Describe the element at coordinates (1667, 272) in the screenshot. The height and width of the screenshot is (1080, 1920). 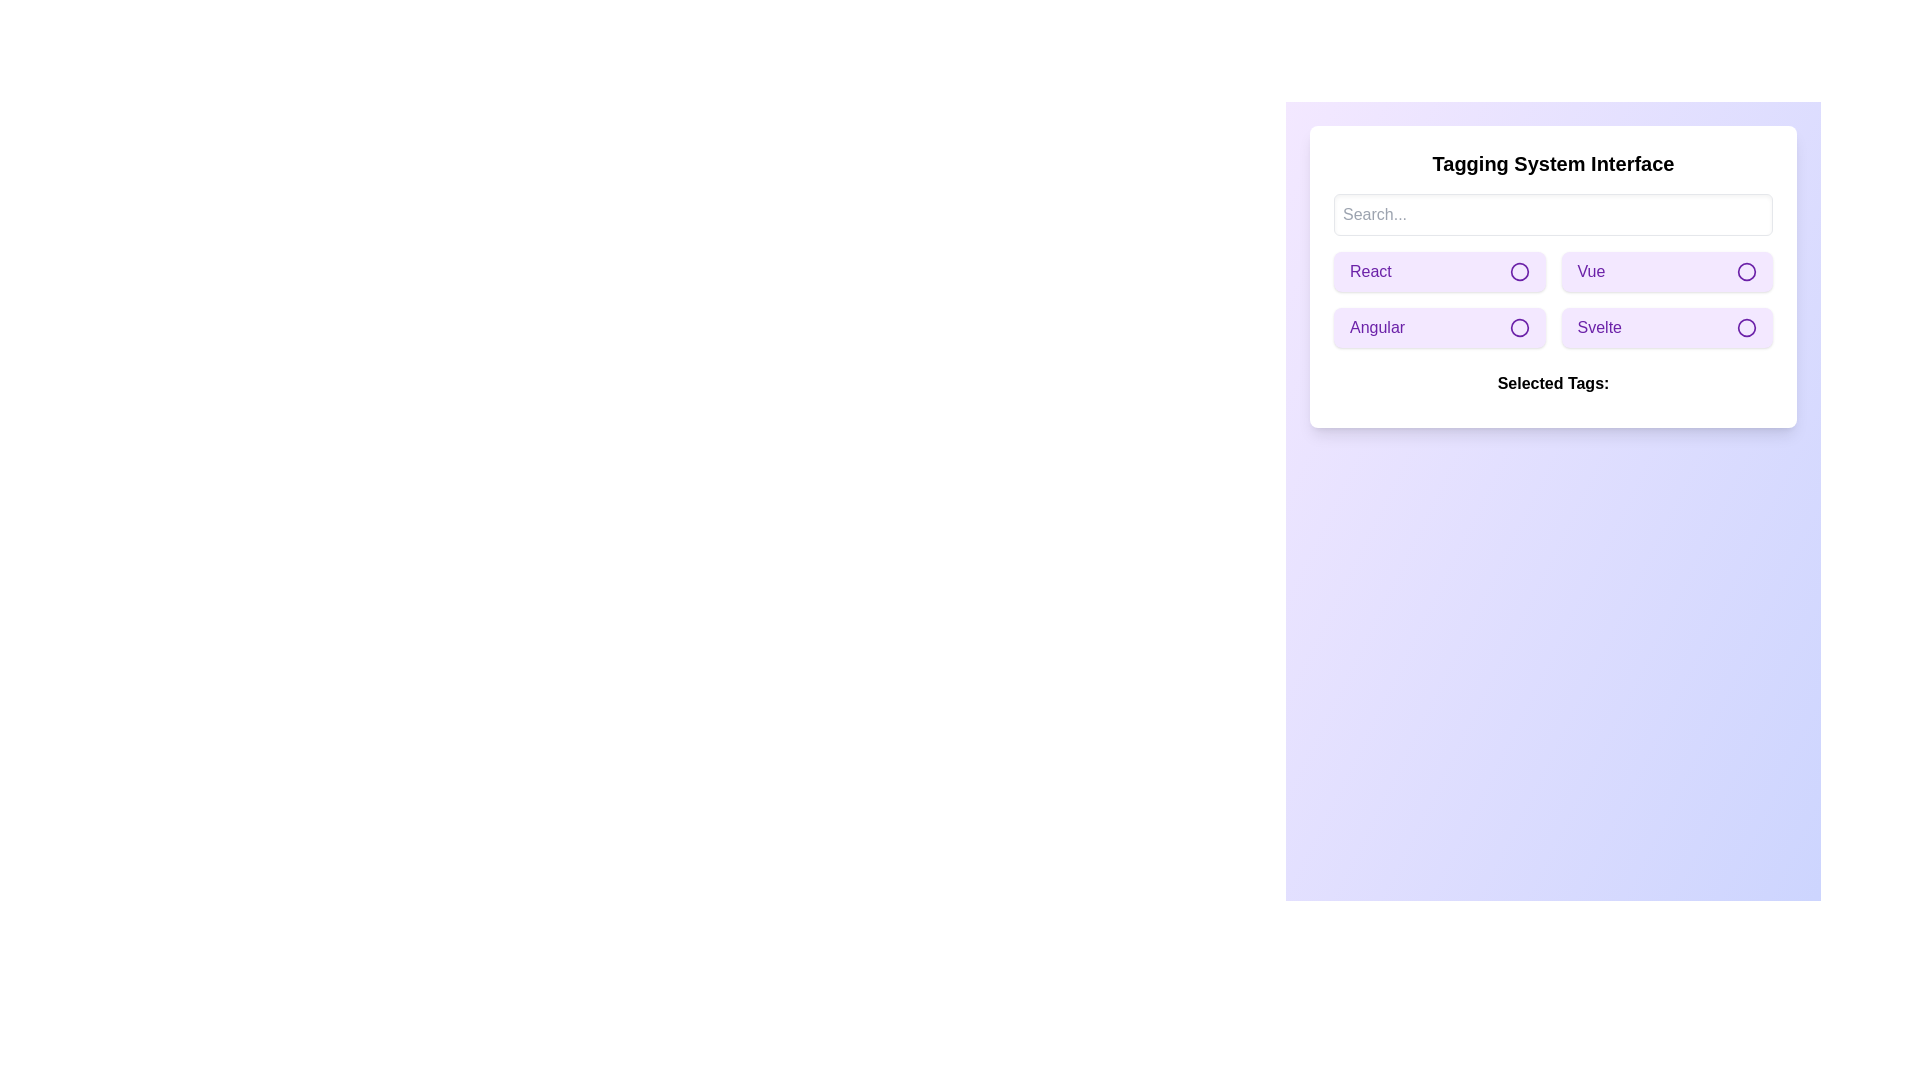
I see `the second button in the grid layout that serves to select the 'Vue' option` at that location.